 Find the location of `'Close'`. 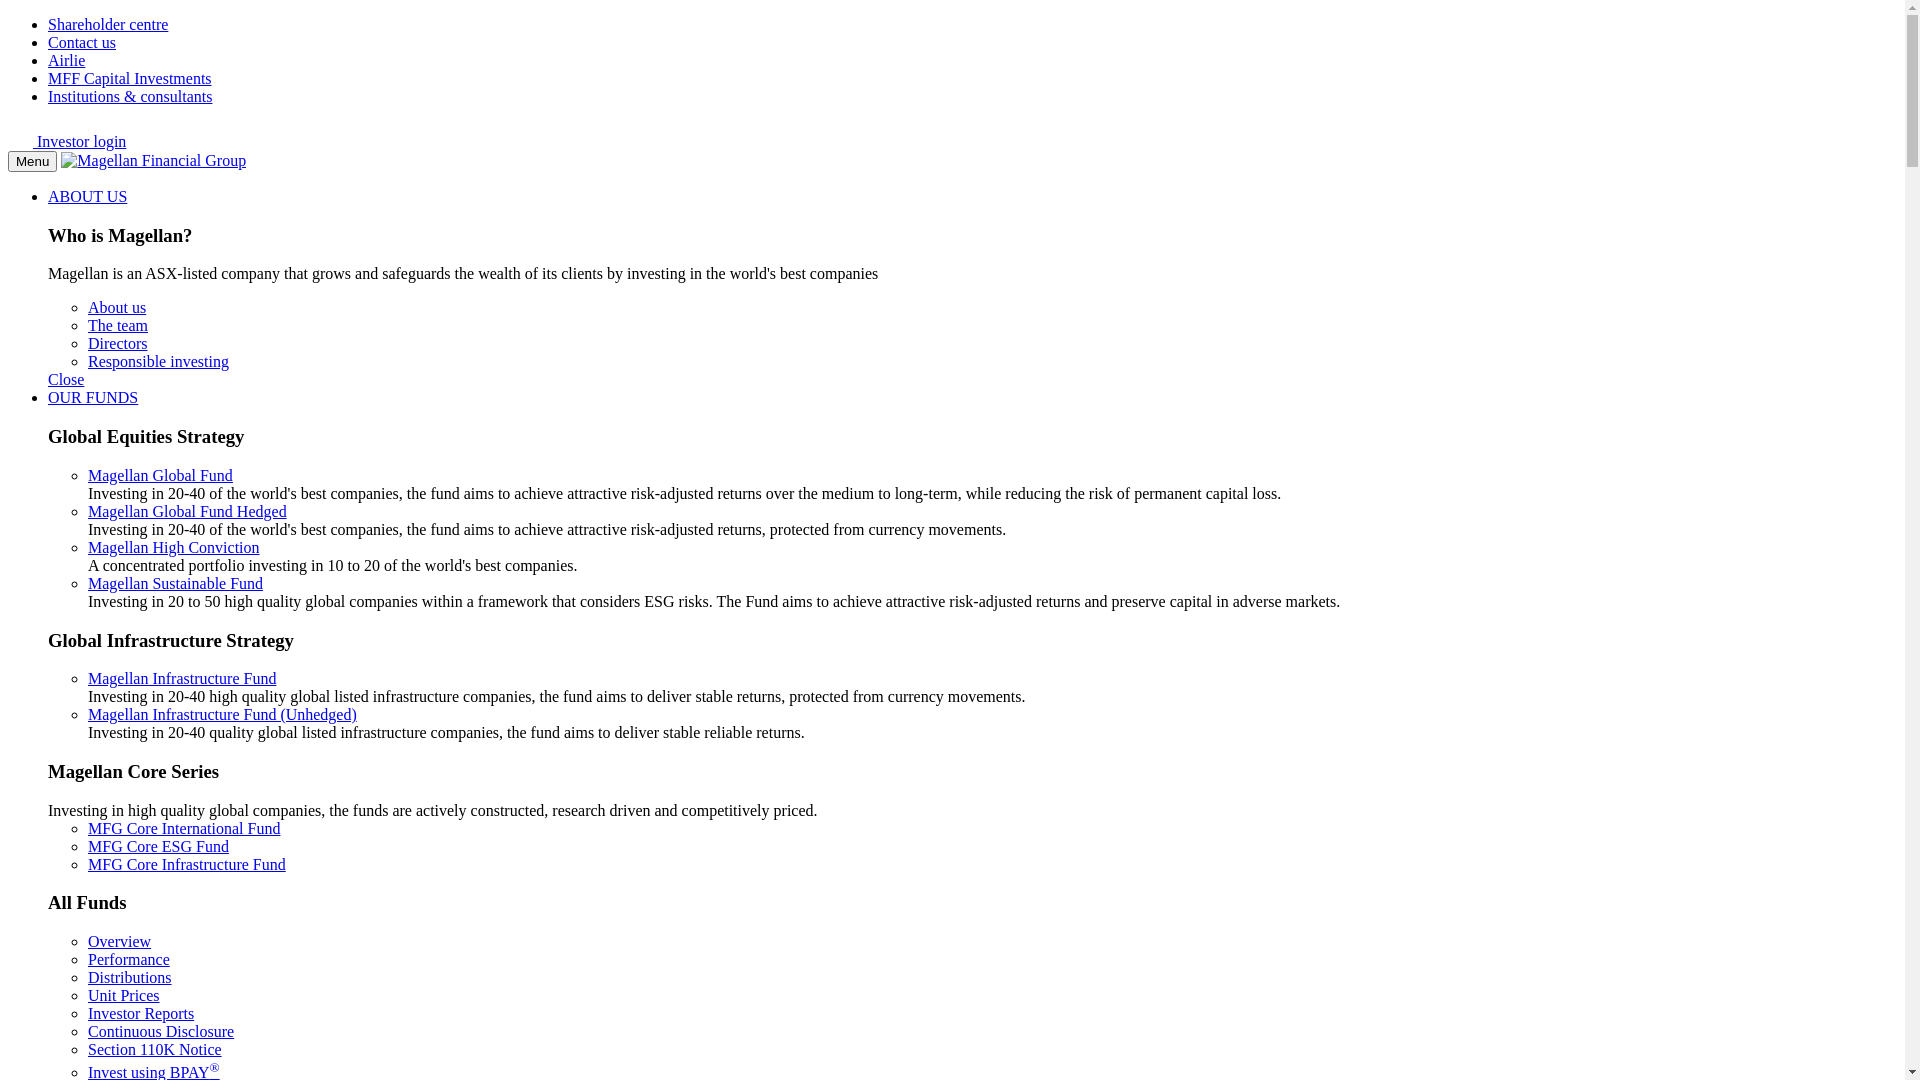

'Close' is located at coordinates (66, 379).